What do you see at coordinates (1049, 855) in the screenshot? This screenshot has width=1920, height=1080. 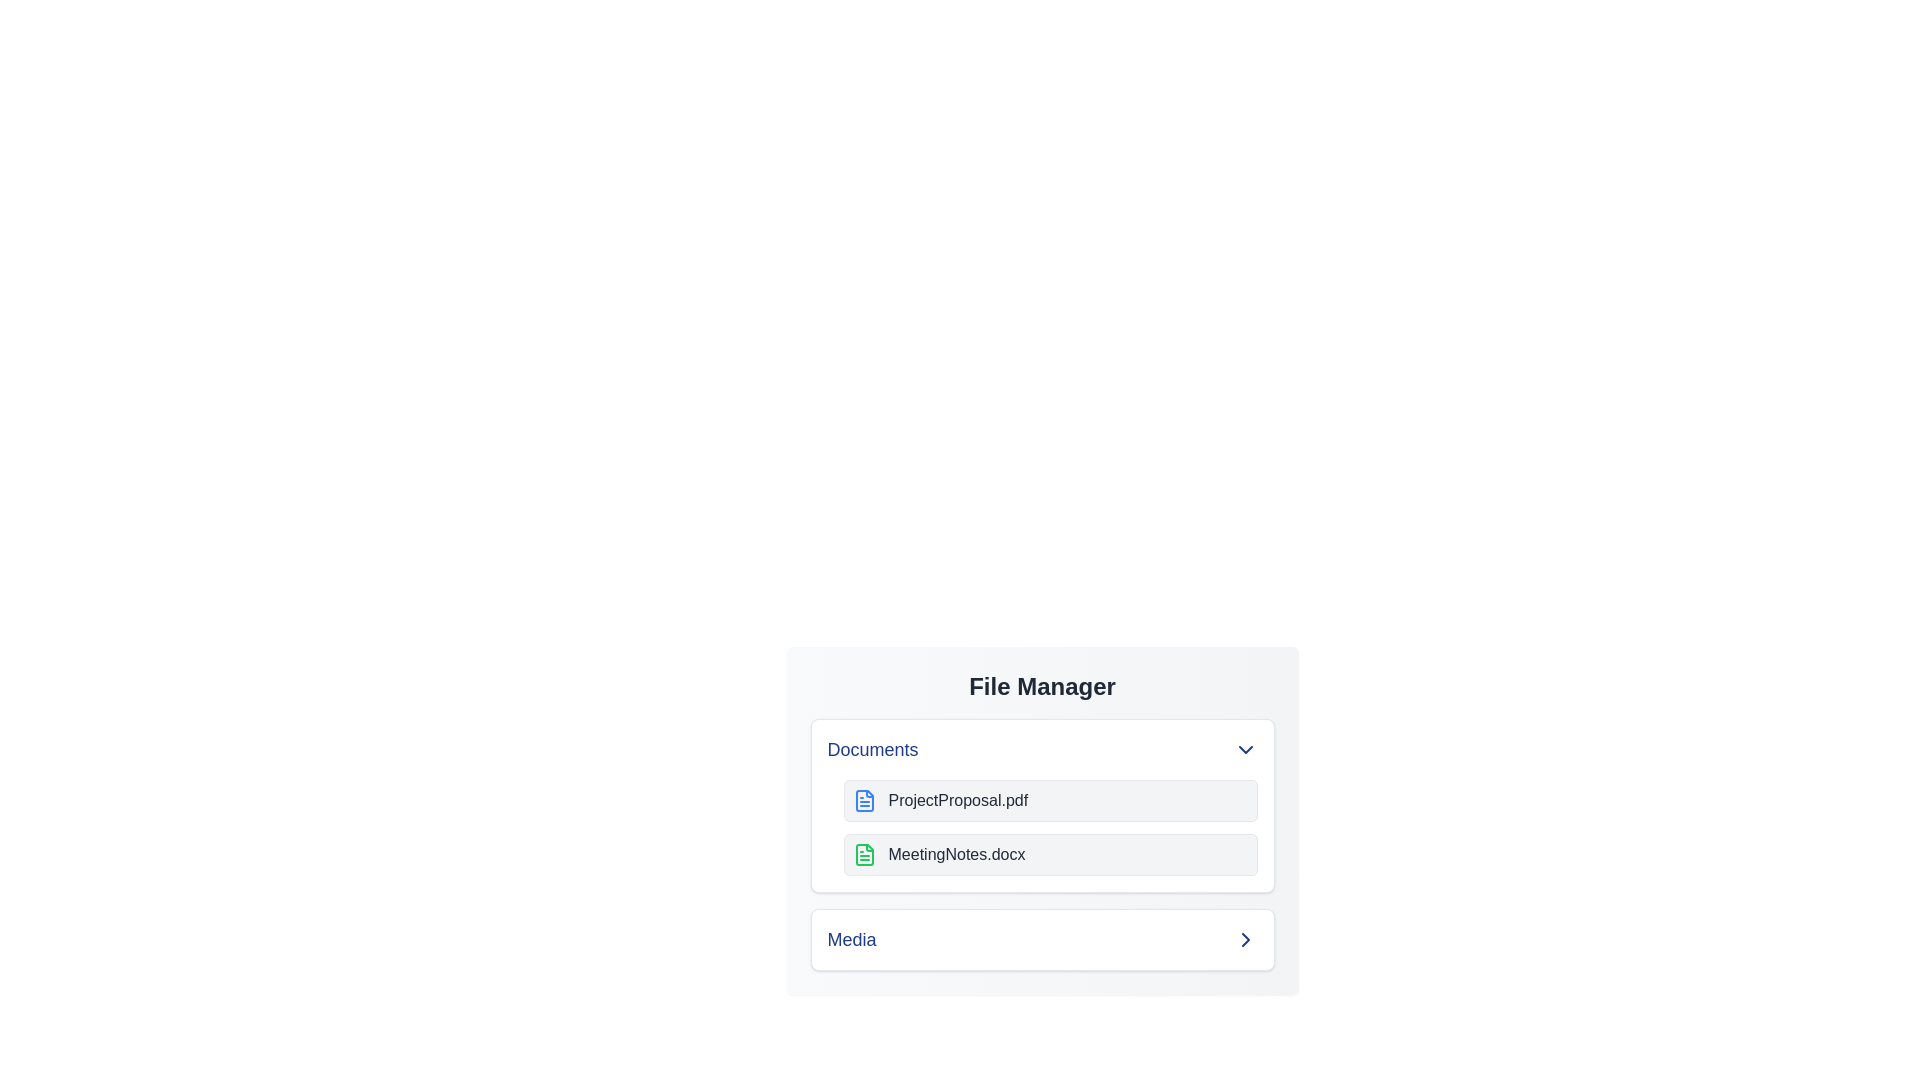 I see `the file MeetingNotes.docx to observe hover effects` at bounding box center [1049, 855].